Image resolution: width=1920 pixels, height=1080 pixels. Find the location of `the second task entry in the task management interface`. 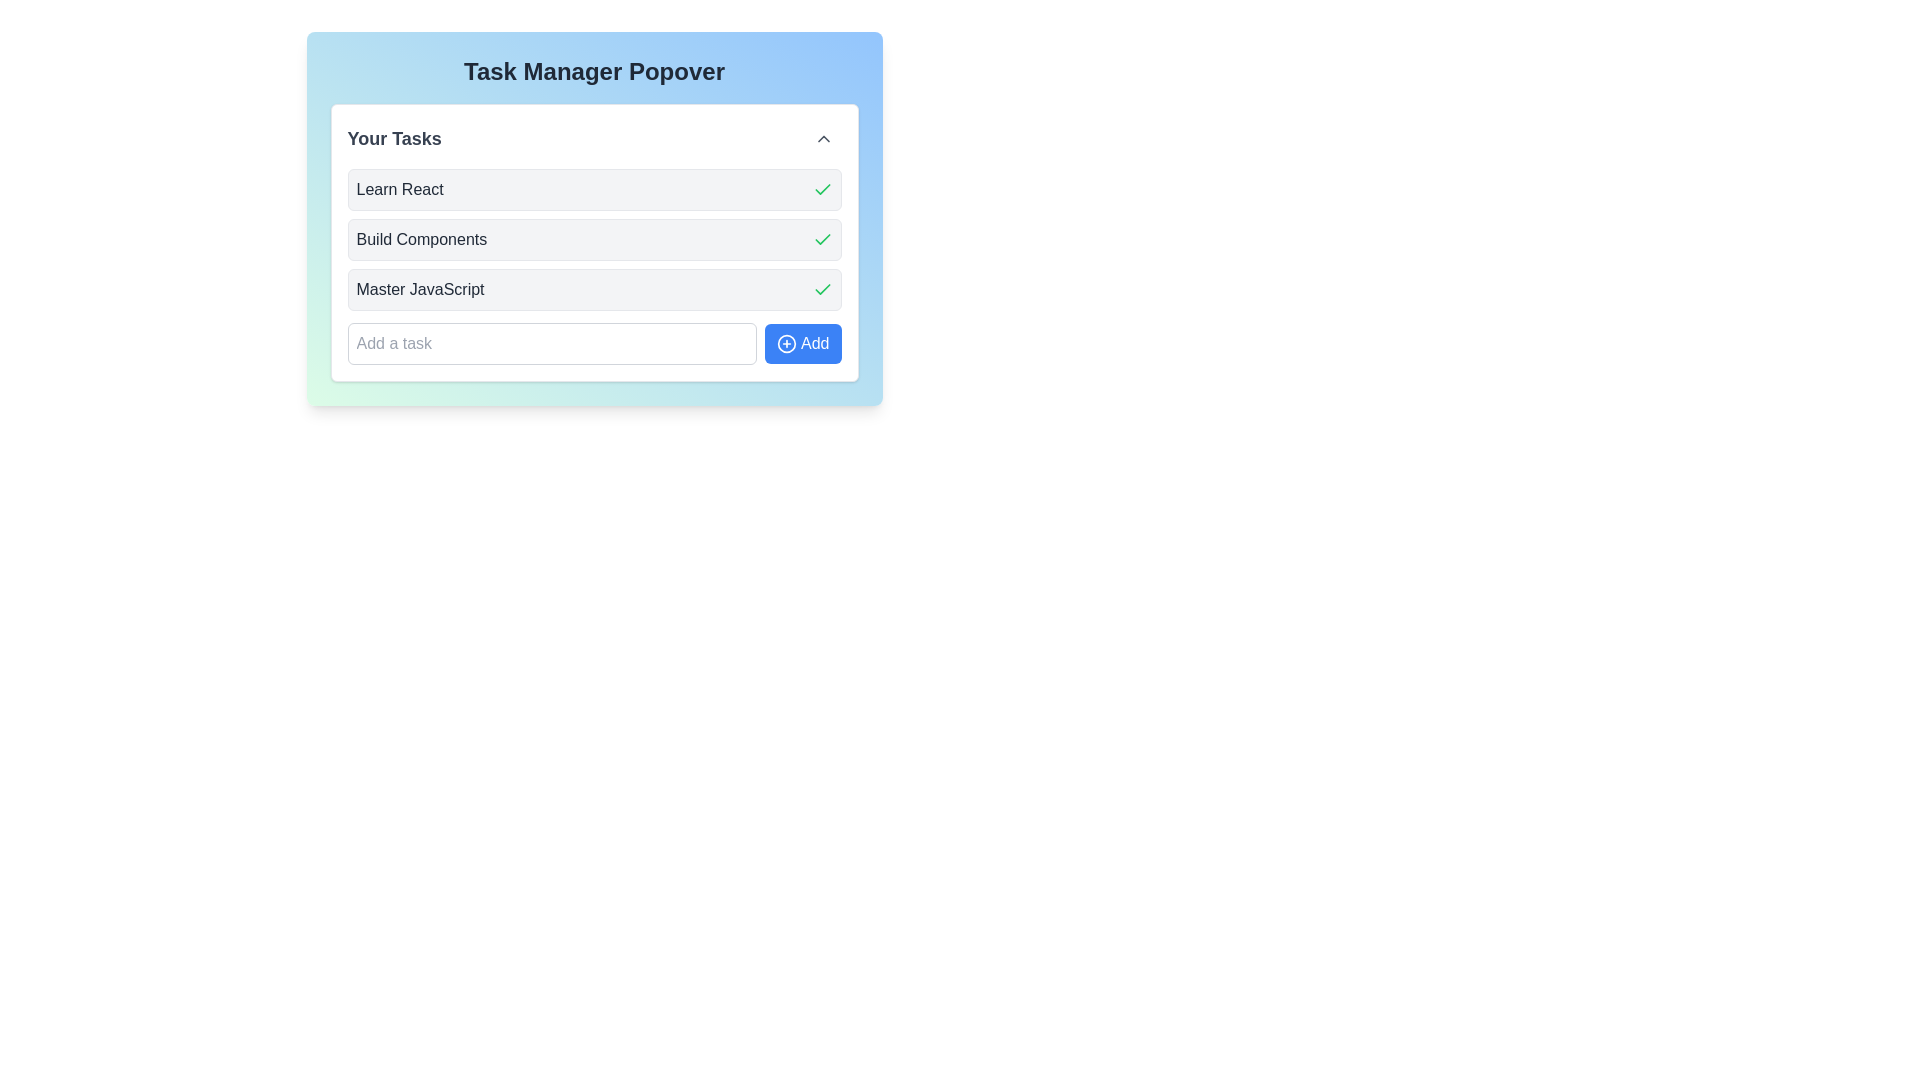

the second task entry in the task management interface is located at coordinates (593, 242).